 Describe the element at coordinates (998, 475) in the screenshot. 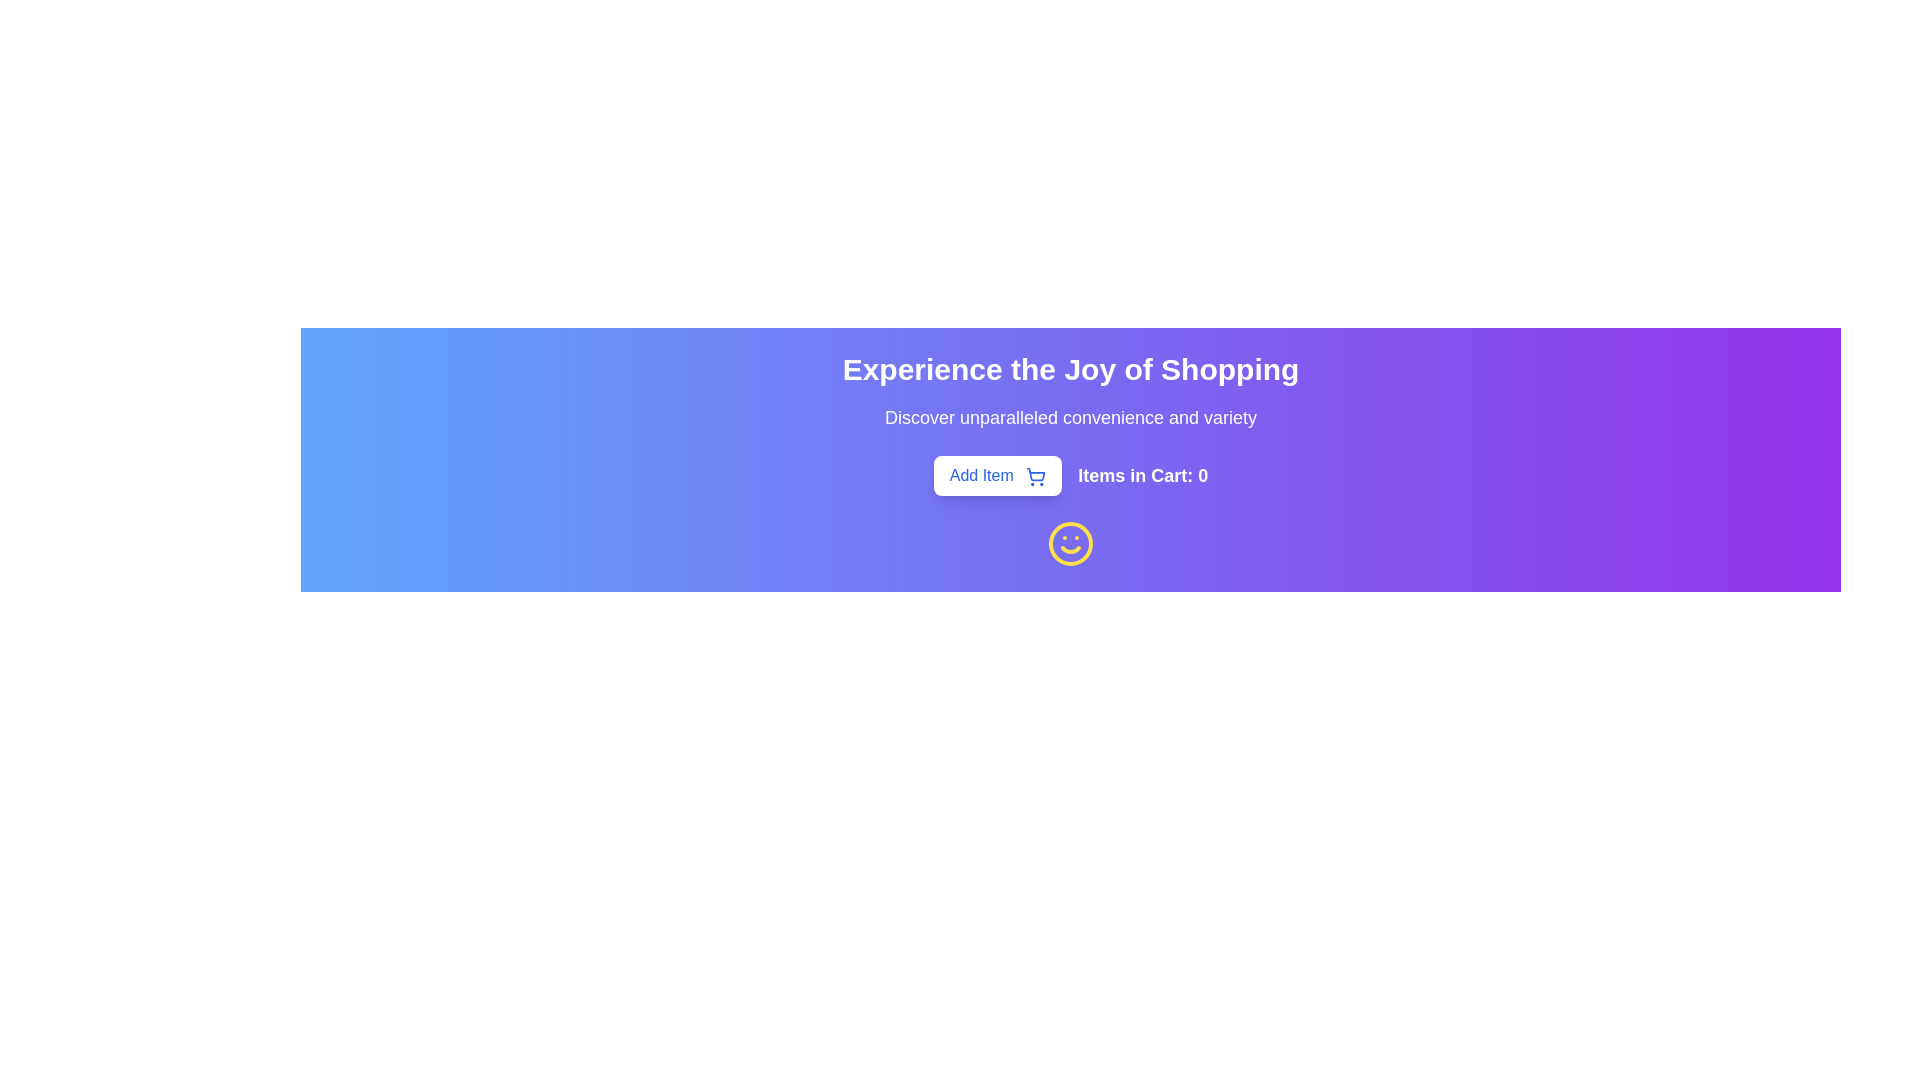

I see `the 'Add Item' button, which is a rectangular button with rounded corners, a white background, blue text aligned to the left, and a shopping cart icon` at that location.